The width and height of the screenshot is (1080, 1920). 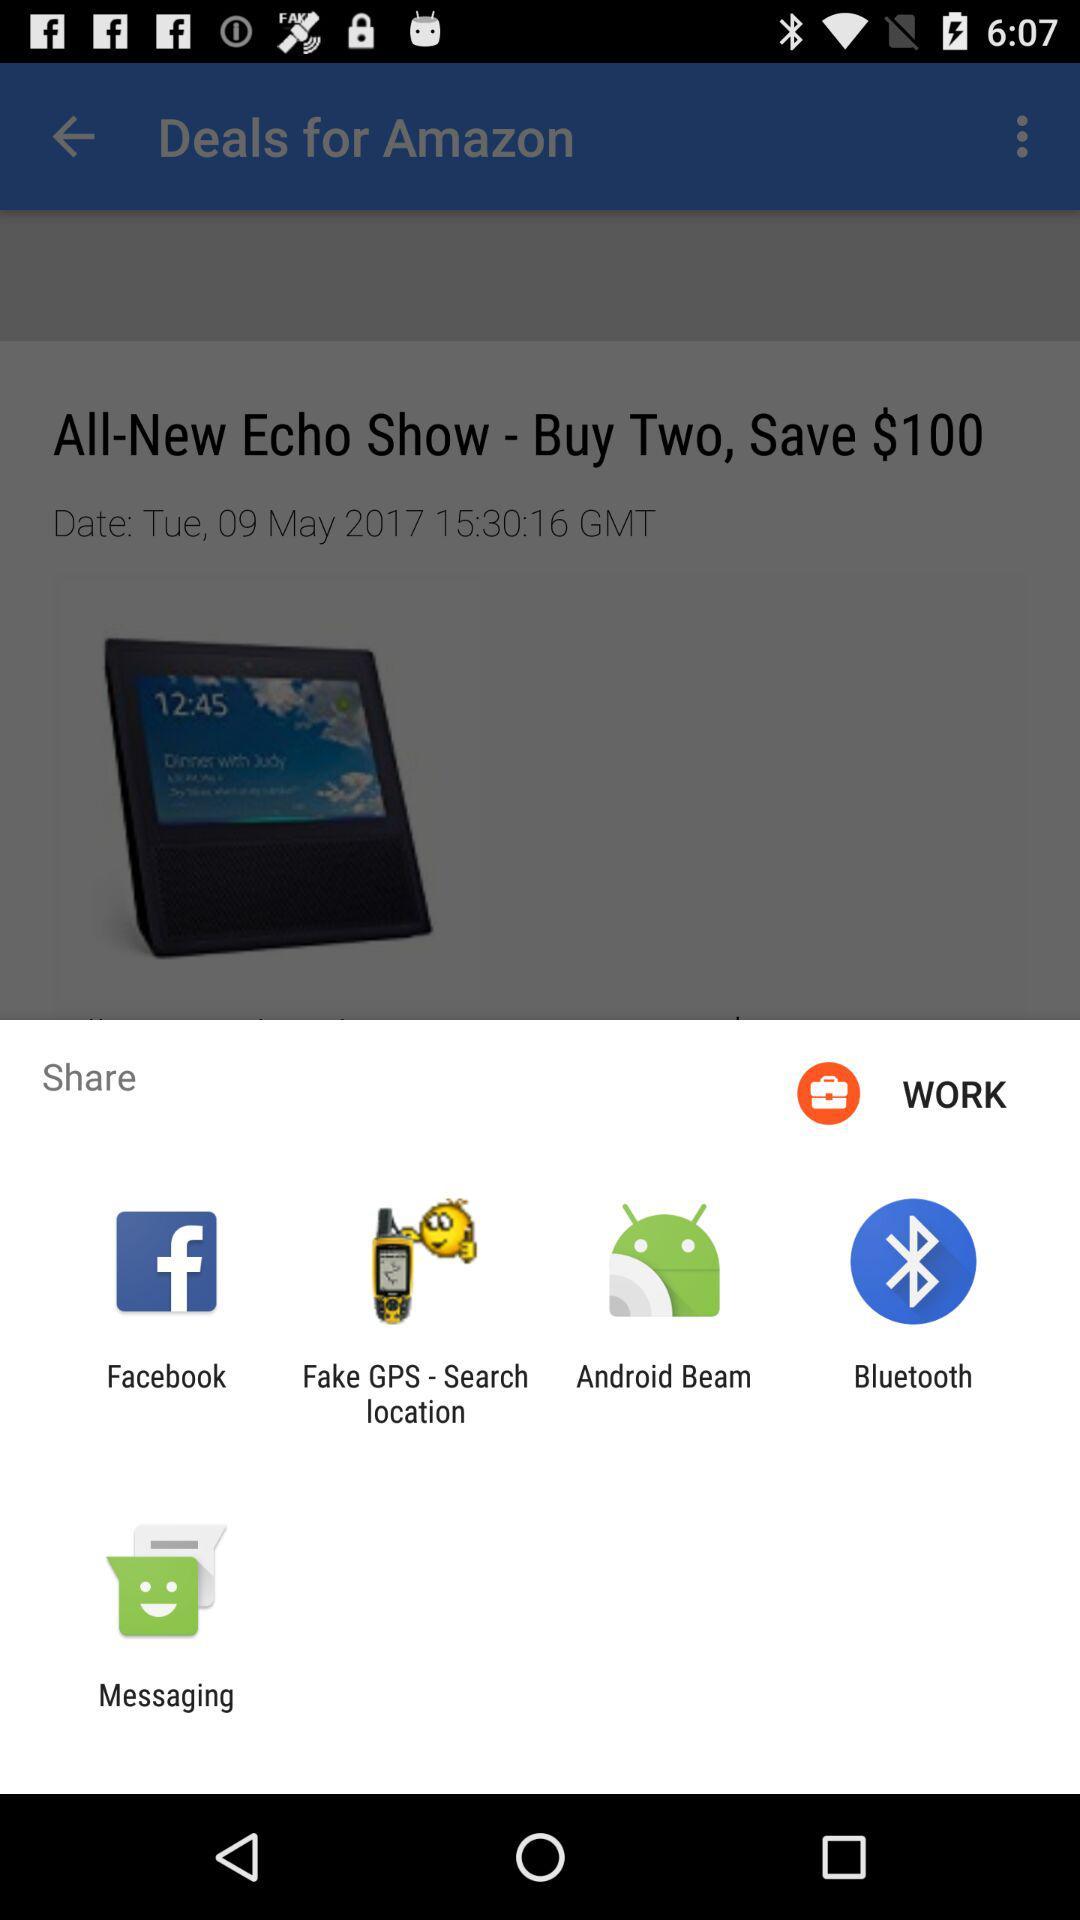 I want to click on facebook icon, so click(x=165, y=1392).